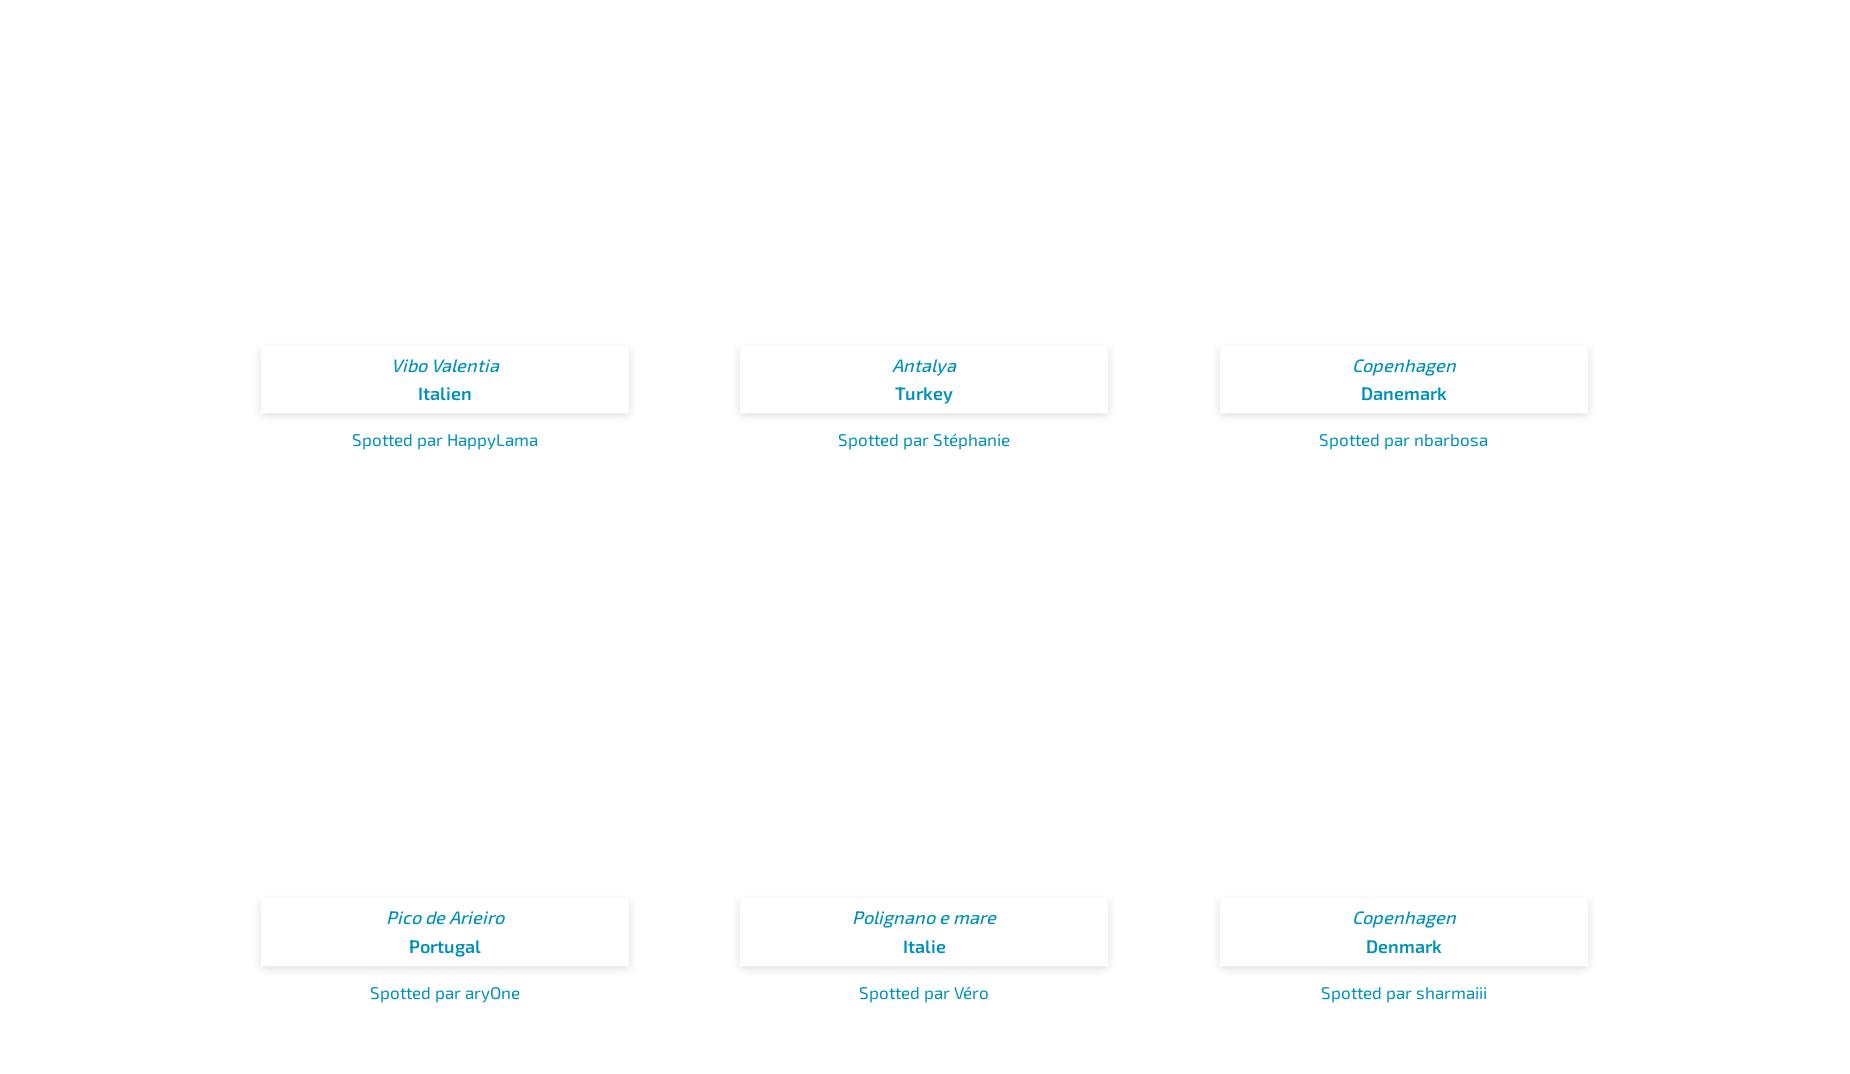  I want to click on 'Italien', so click(443, 392).